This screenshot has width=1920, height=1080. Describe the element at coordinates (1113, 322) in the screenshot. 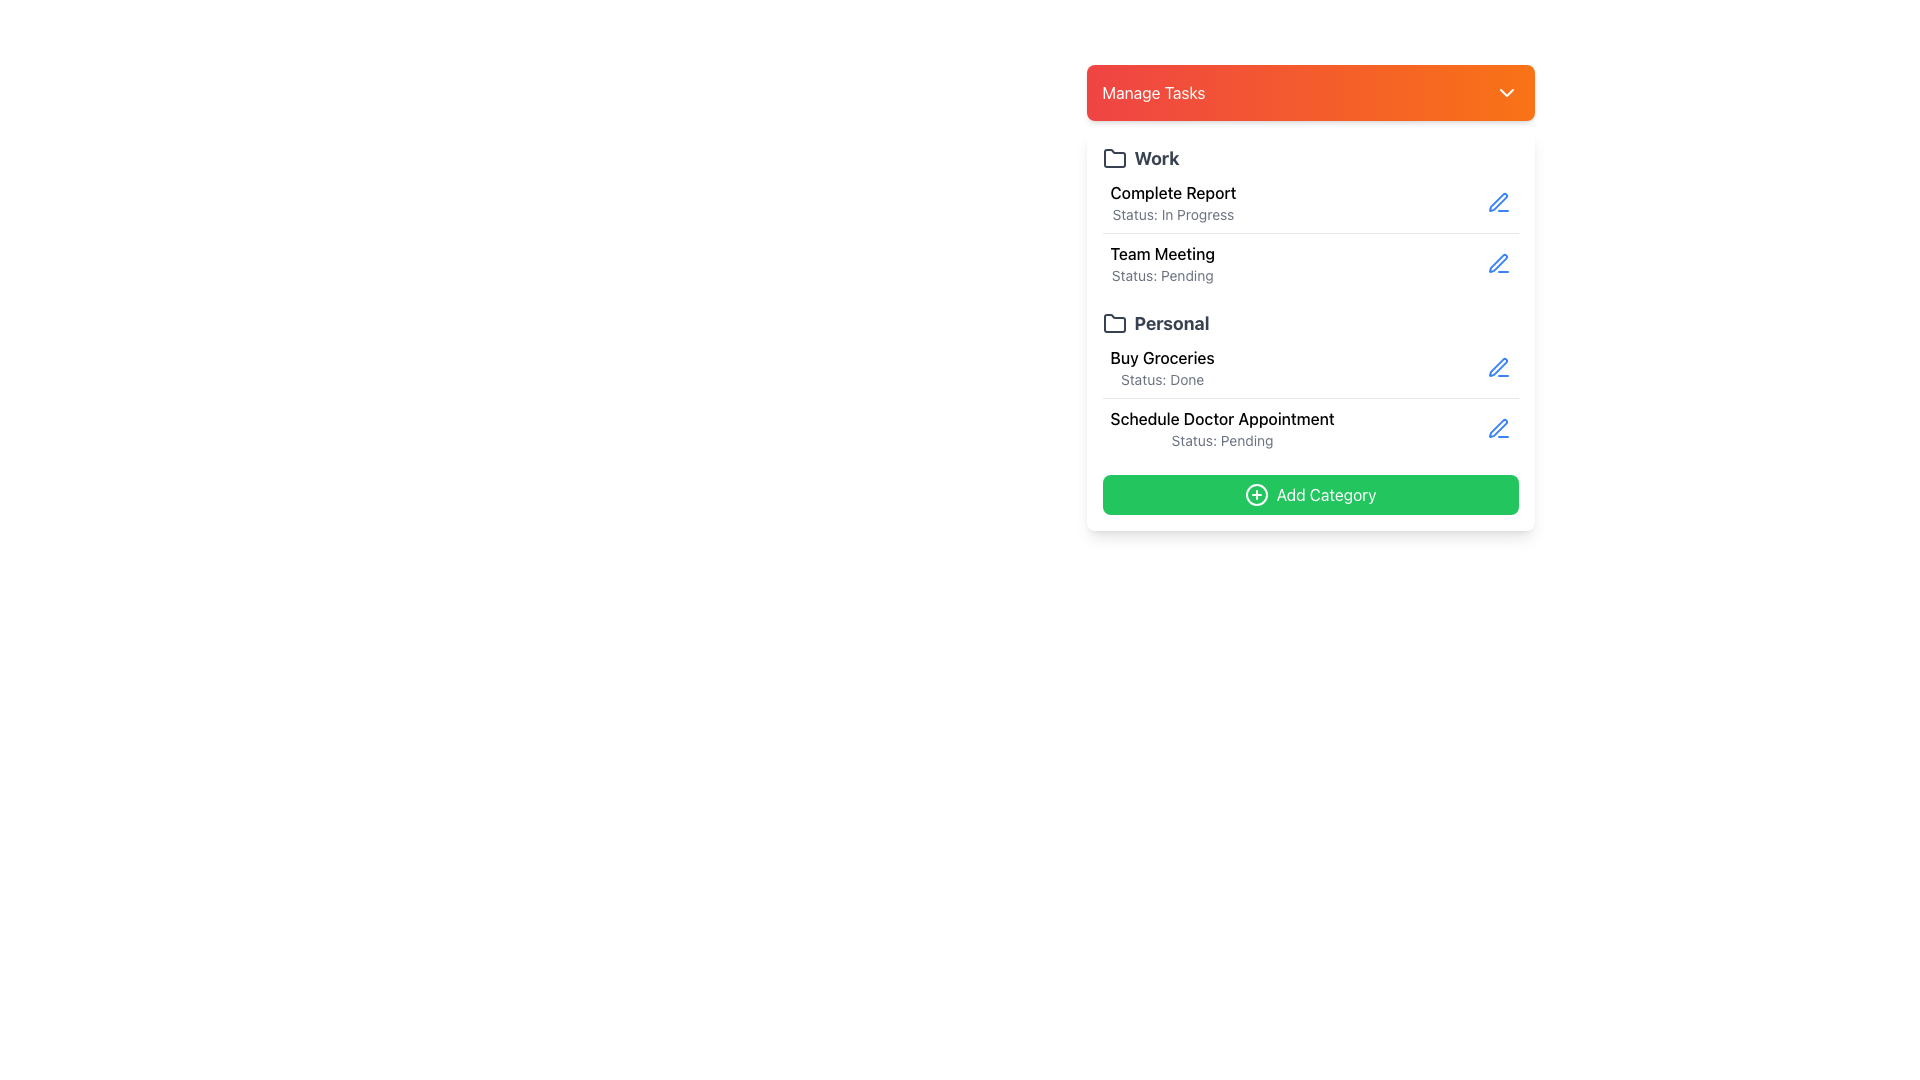

I see `the 'Personal' folder category icon in the 'Manage Tasks' interface, which is located to the left of the text label 'Personal'` at that location.